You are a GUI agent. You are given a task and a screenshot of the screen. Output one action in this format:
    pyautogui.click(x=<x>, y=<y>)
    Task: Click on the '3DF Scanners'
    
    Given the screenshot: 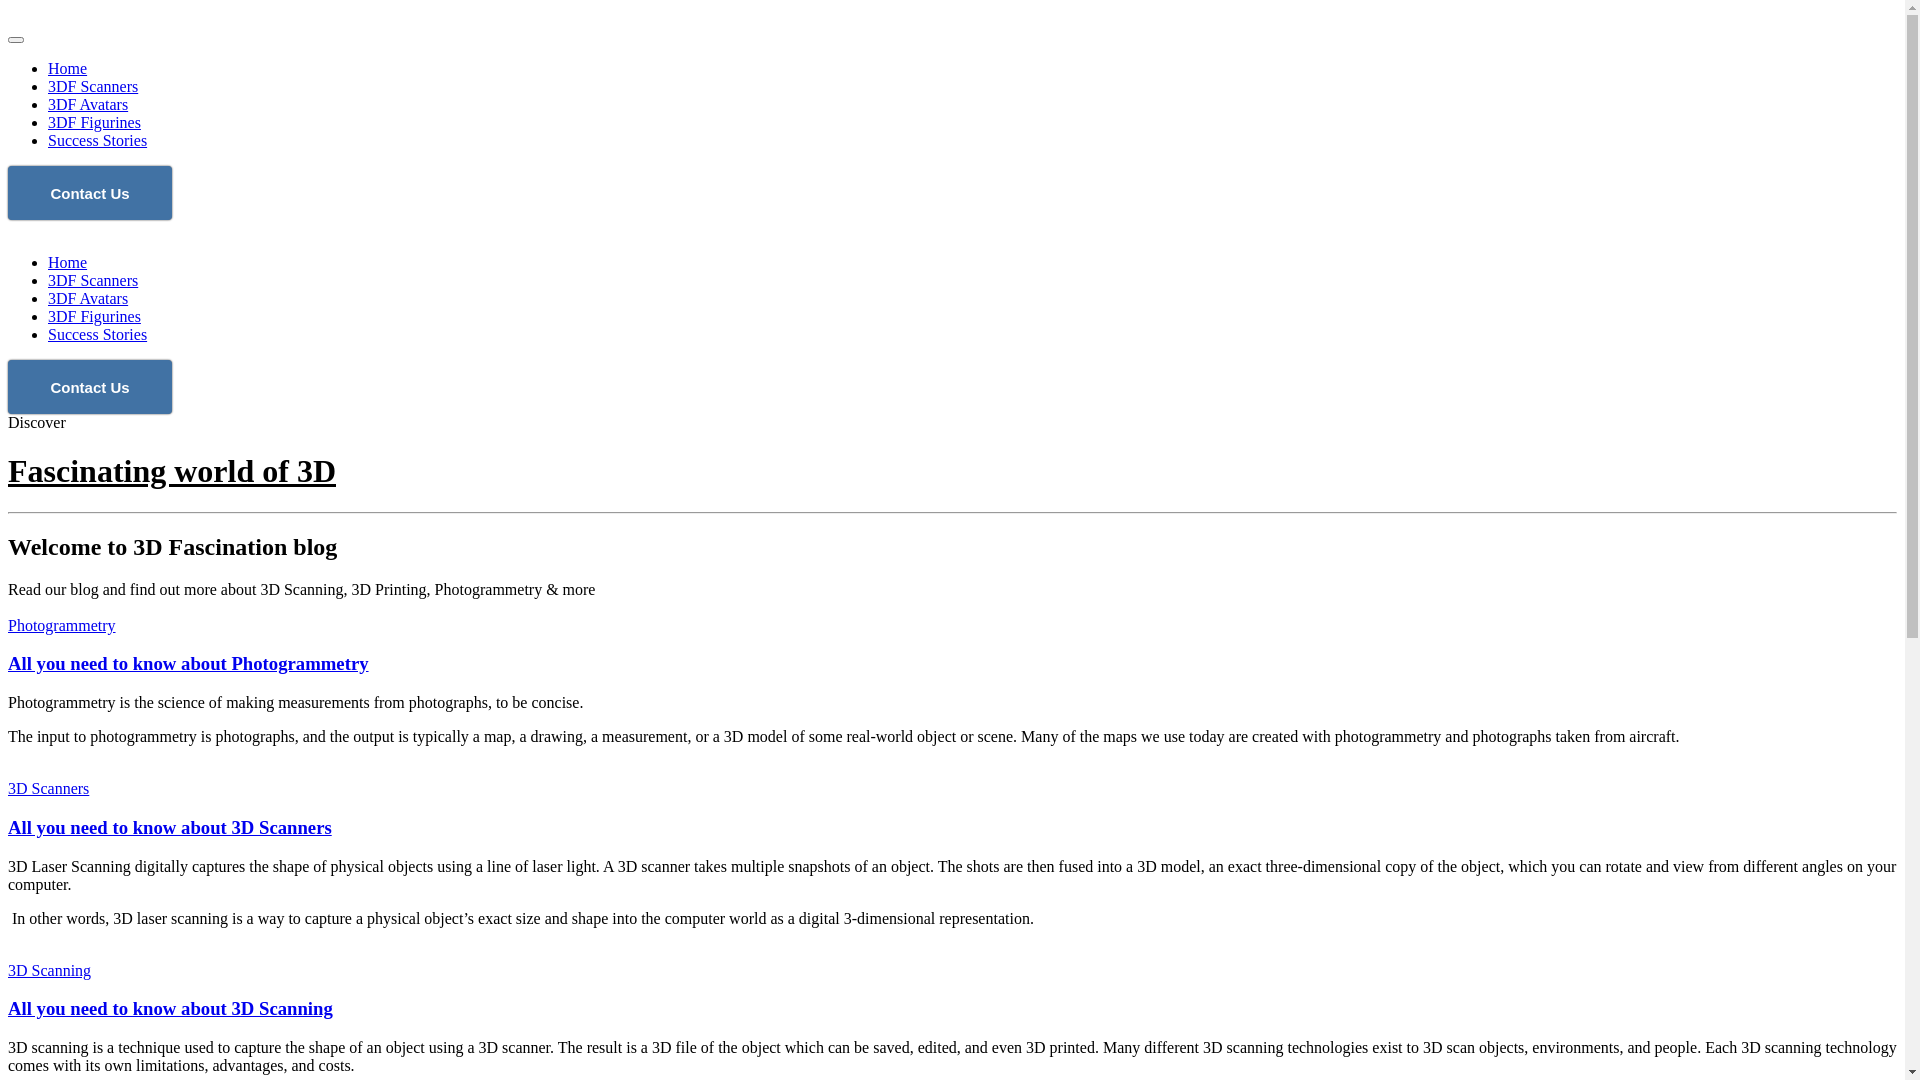 What is the action you would take?
    pyautogui.click(x=91, y=85)
    